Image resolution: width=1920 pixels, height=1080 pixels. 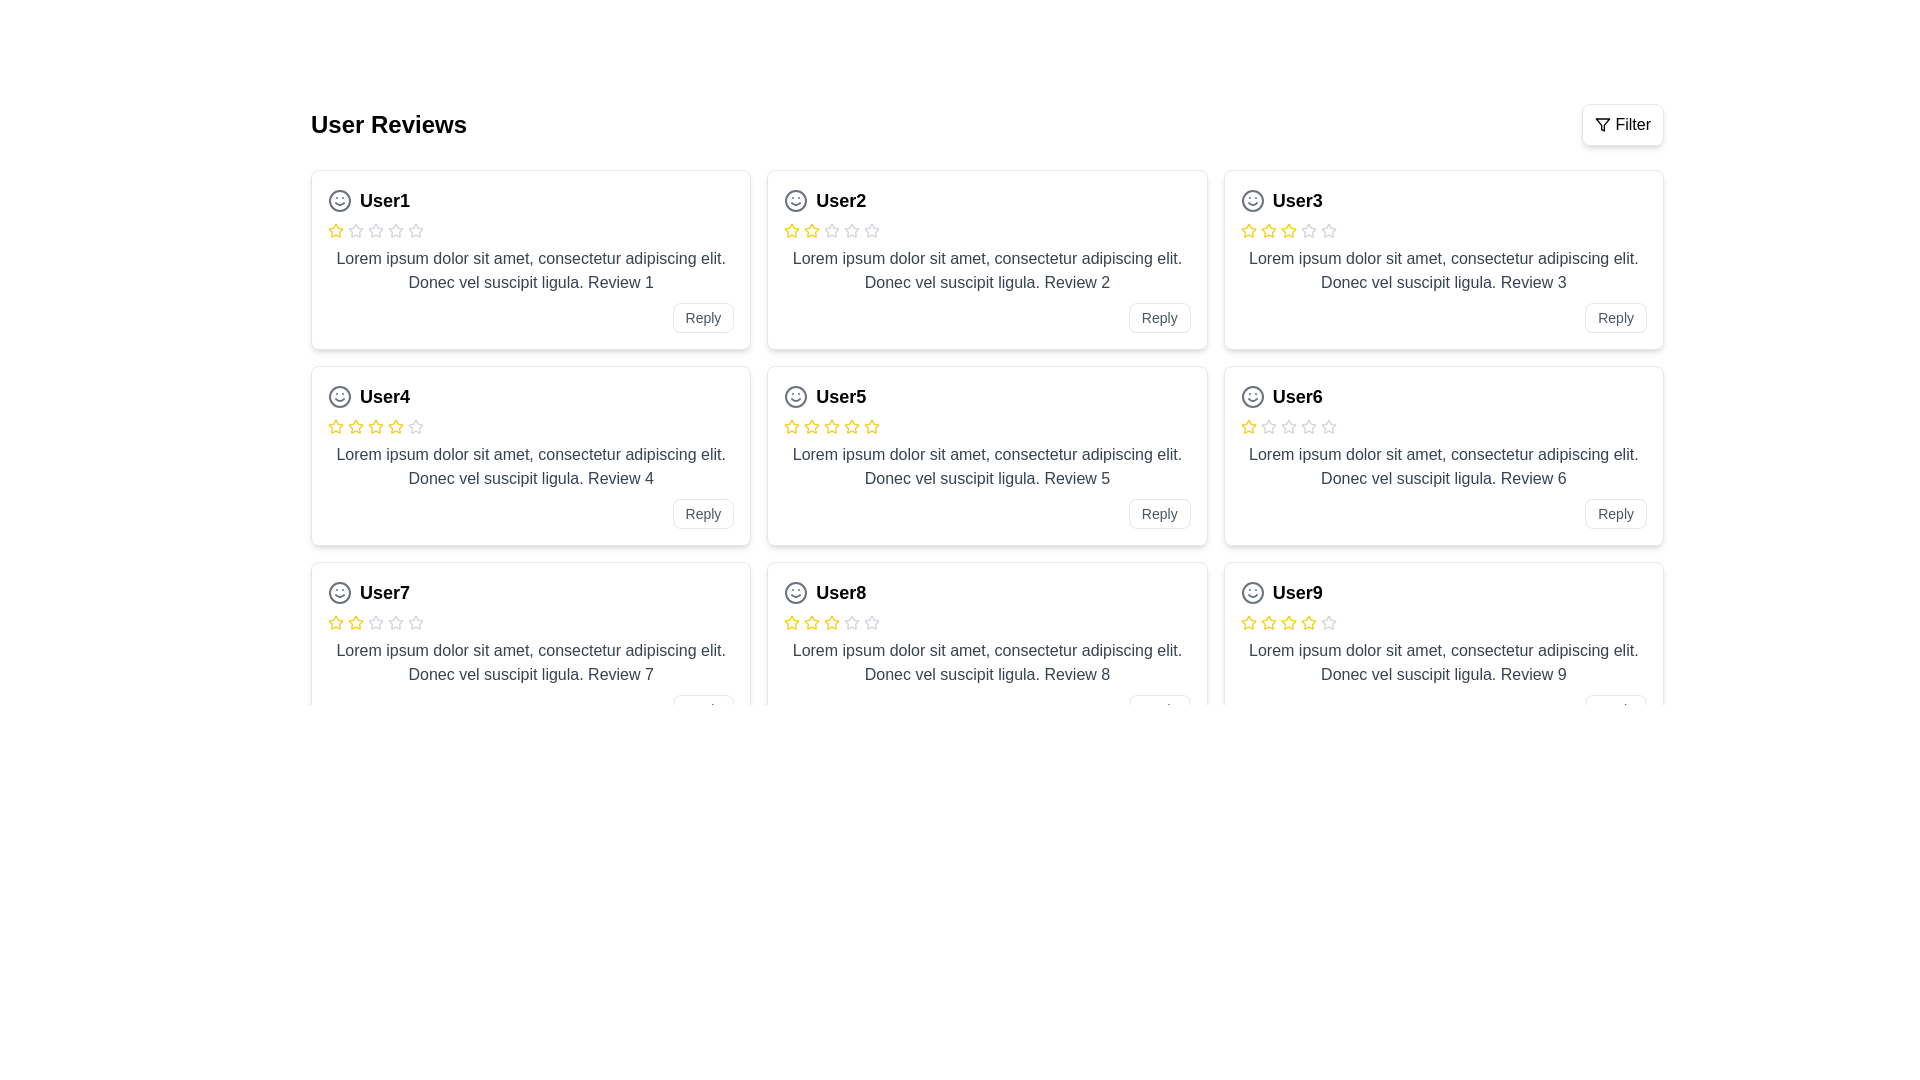 What do you see at coordinates (336, 818) in the screenshot?
I see `the second star in the graphical star rating component for the 'User7' section to rate it` at bounding box center [336, 818].